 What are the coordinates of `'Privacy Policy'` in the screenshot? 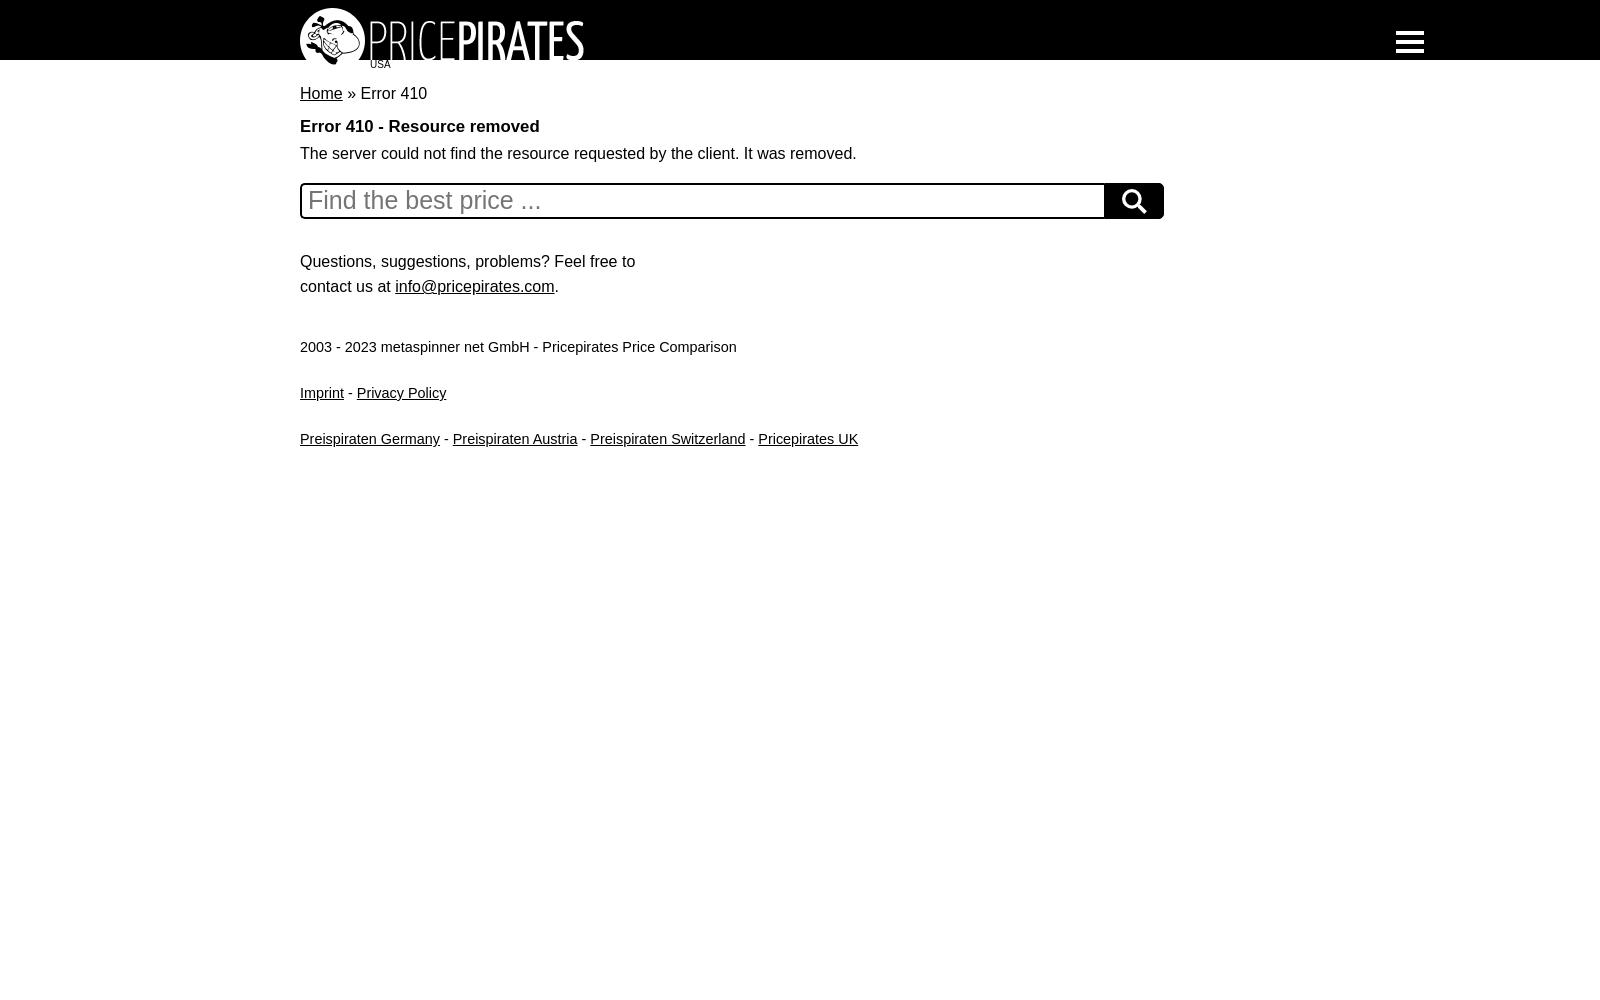 It's located at (400, 392).